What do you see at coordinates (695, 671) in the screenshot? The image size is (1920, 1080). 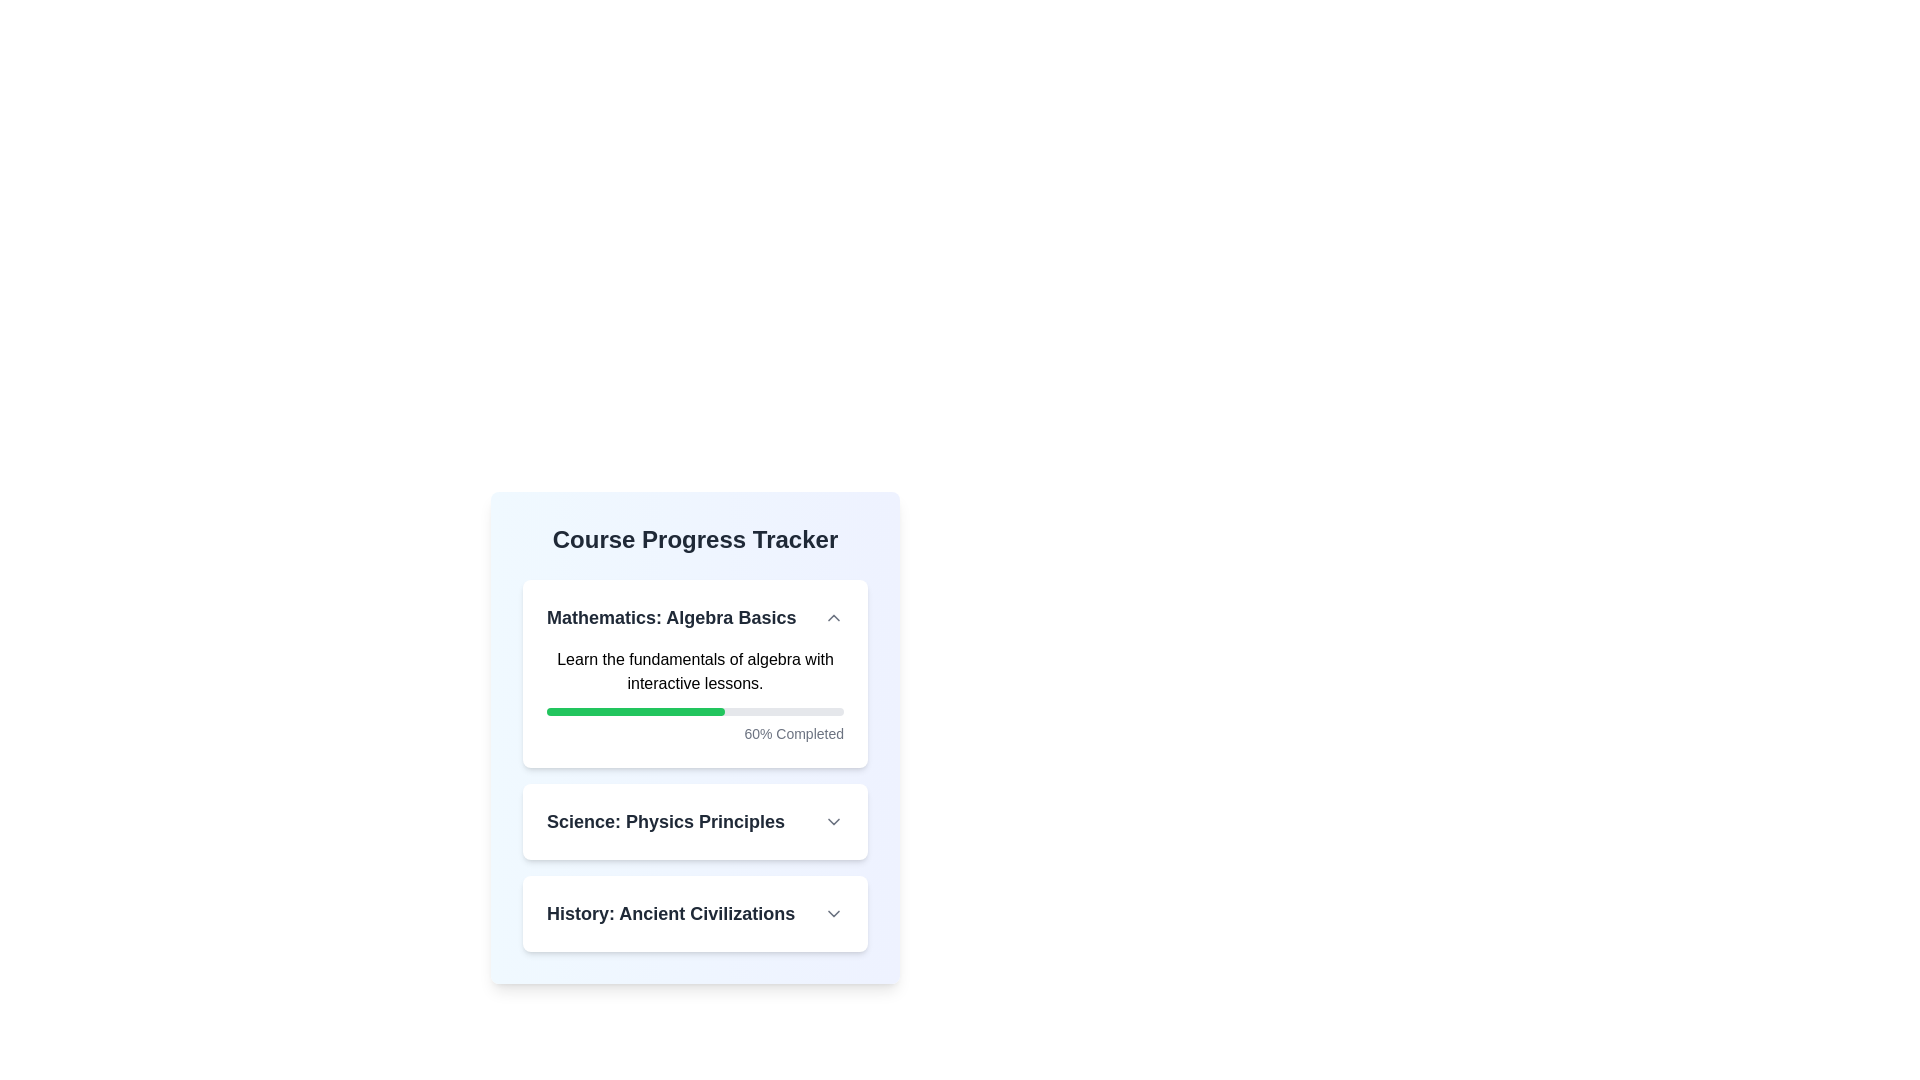 I see `the descriptive text block for the 'Mathematics: Algebra Basics' section, located above the progress bar and '60% Completed' label` at bounding box center [695, 671].